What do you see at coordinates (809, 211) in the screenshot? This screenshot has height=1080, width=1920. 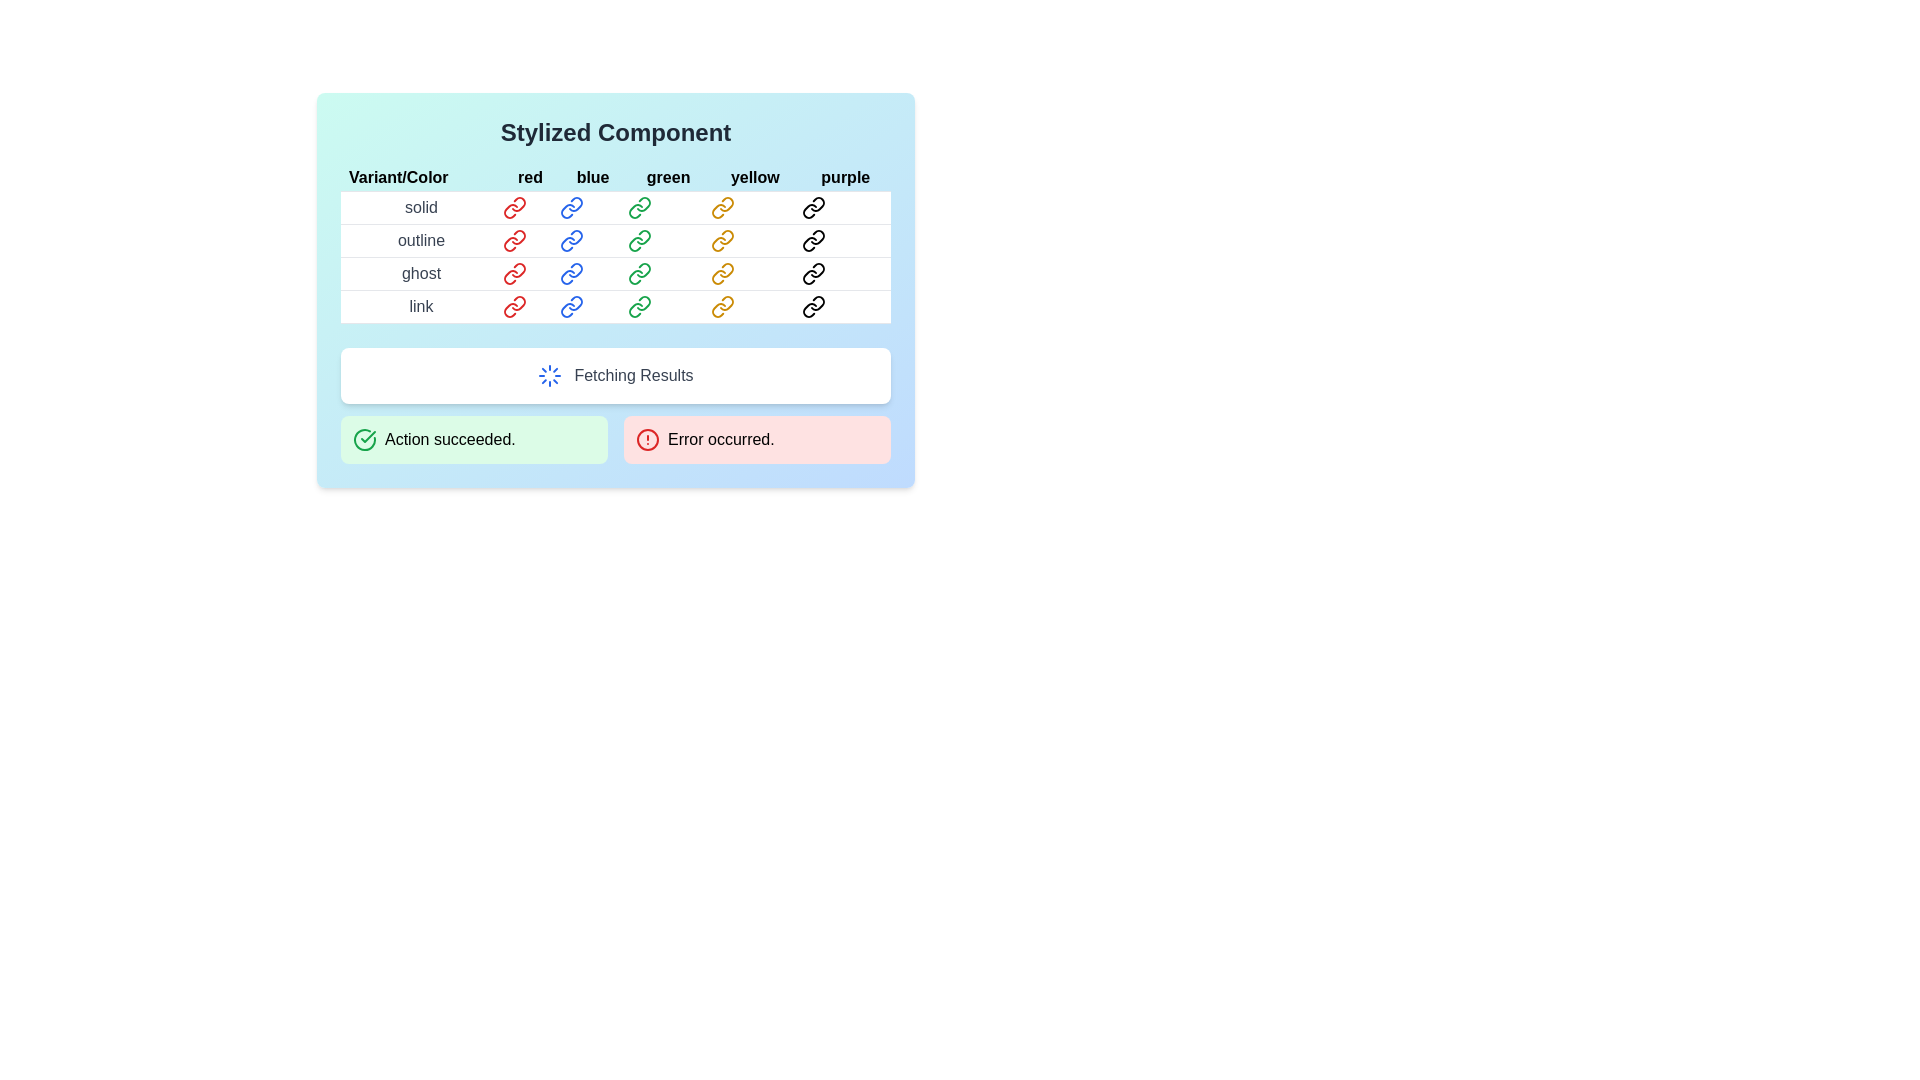 I see `the link icon located in the first row and fifth column of the table under the heading 'purple', adjacent to other chain link icons` at bounding box center [809, 211].